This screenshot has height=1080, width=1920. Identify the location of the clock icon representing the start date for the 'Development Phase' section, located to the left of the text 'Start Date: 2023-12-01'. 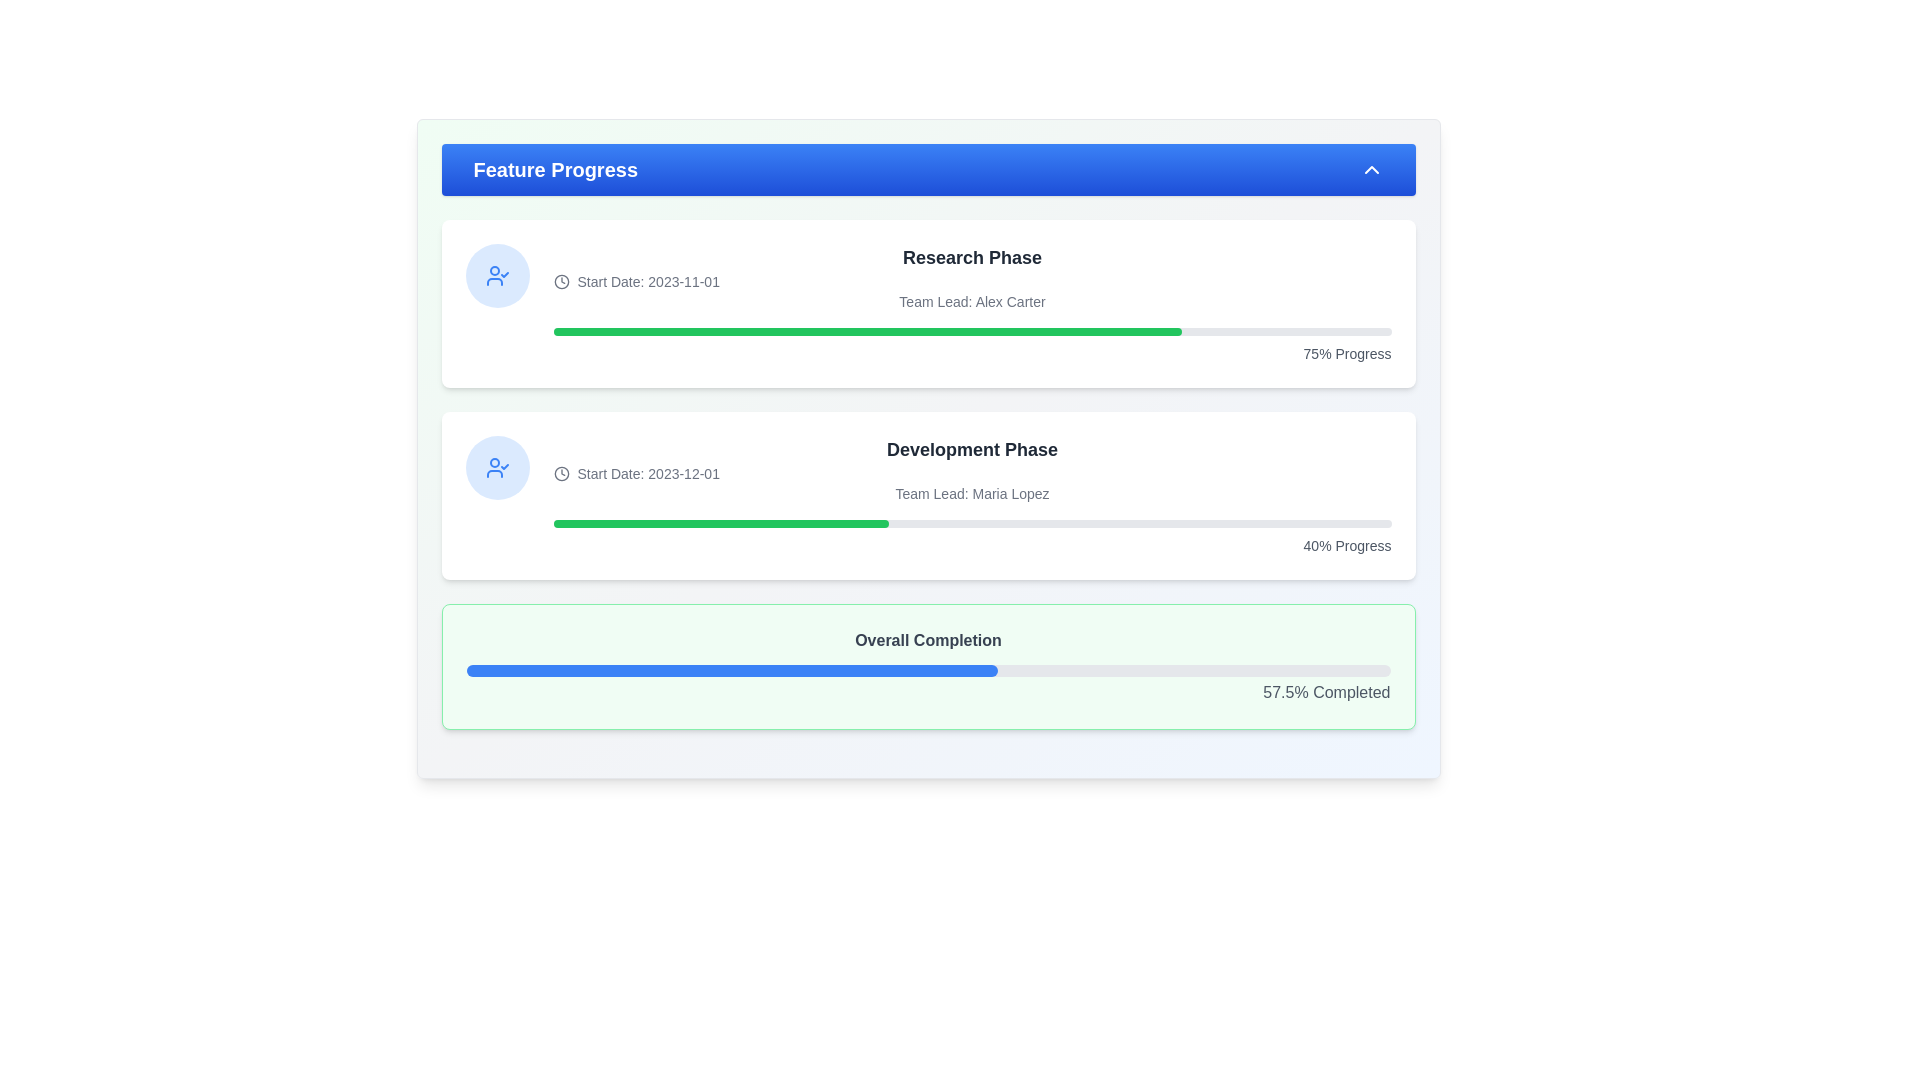
(560, 474).